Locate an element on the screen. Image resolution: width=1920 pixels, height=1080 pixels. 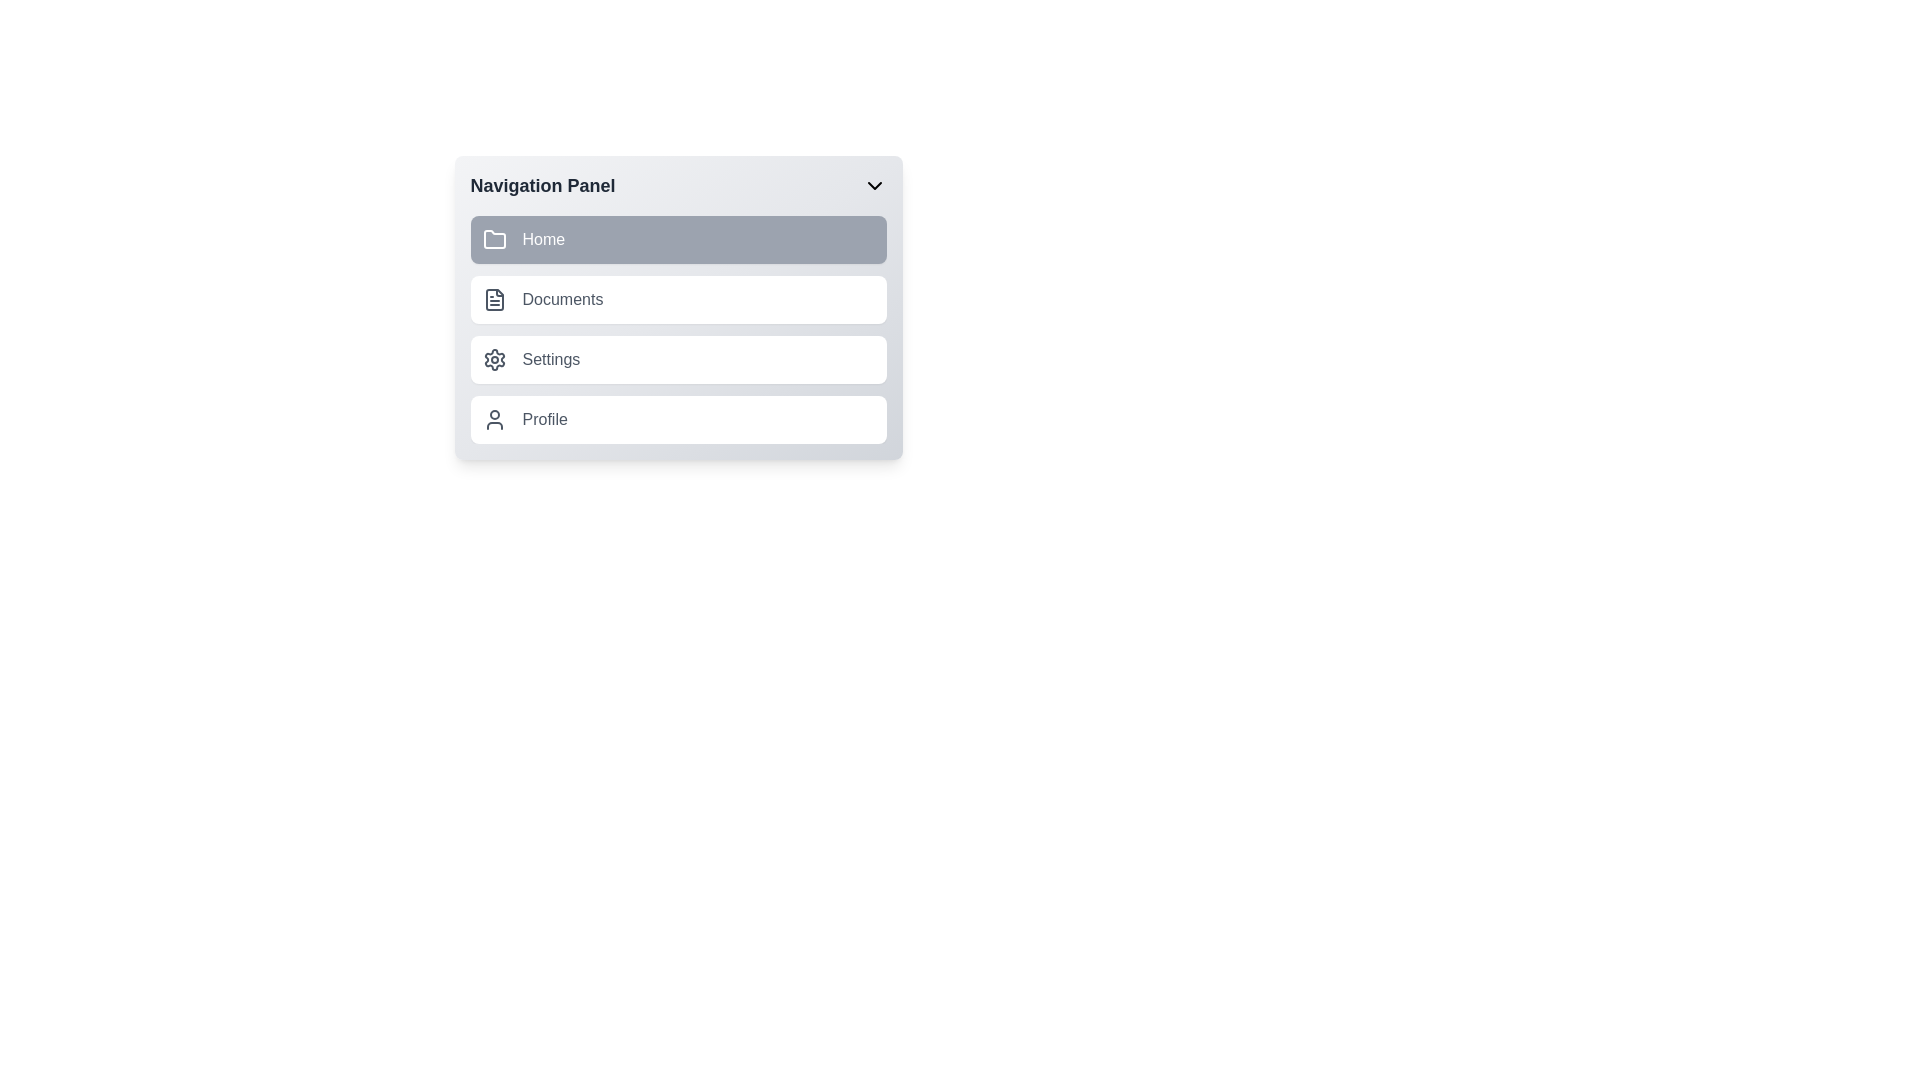
the decorative gear icon located within the 'Settings' row of the navigation panel is located at coordinates (494, 358).